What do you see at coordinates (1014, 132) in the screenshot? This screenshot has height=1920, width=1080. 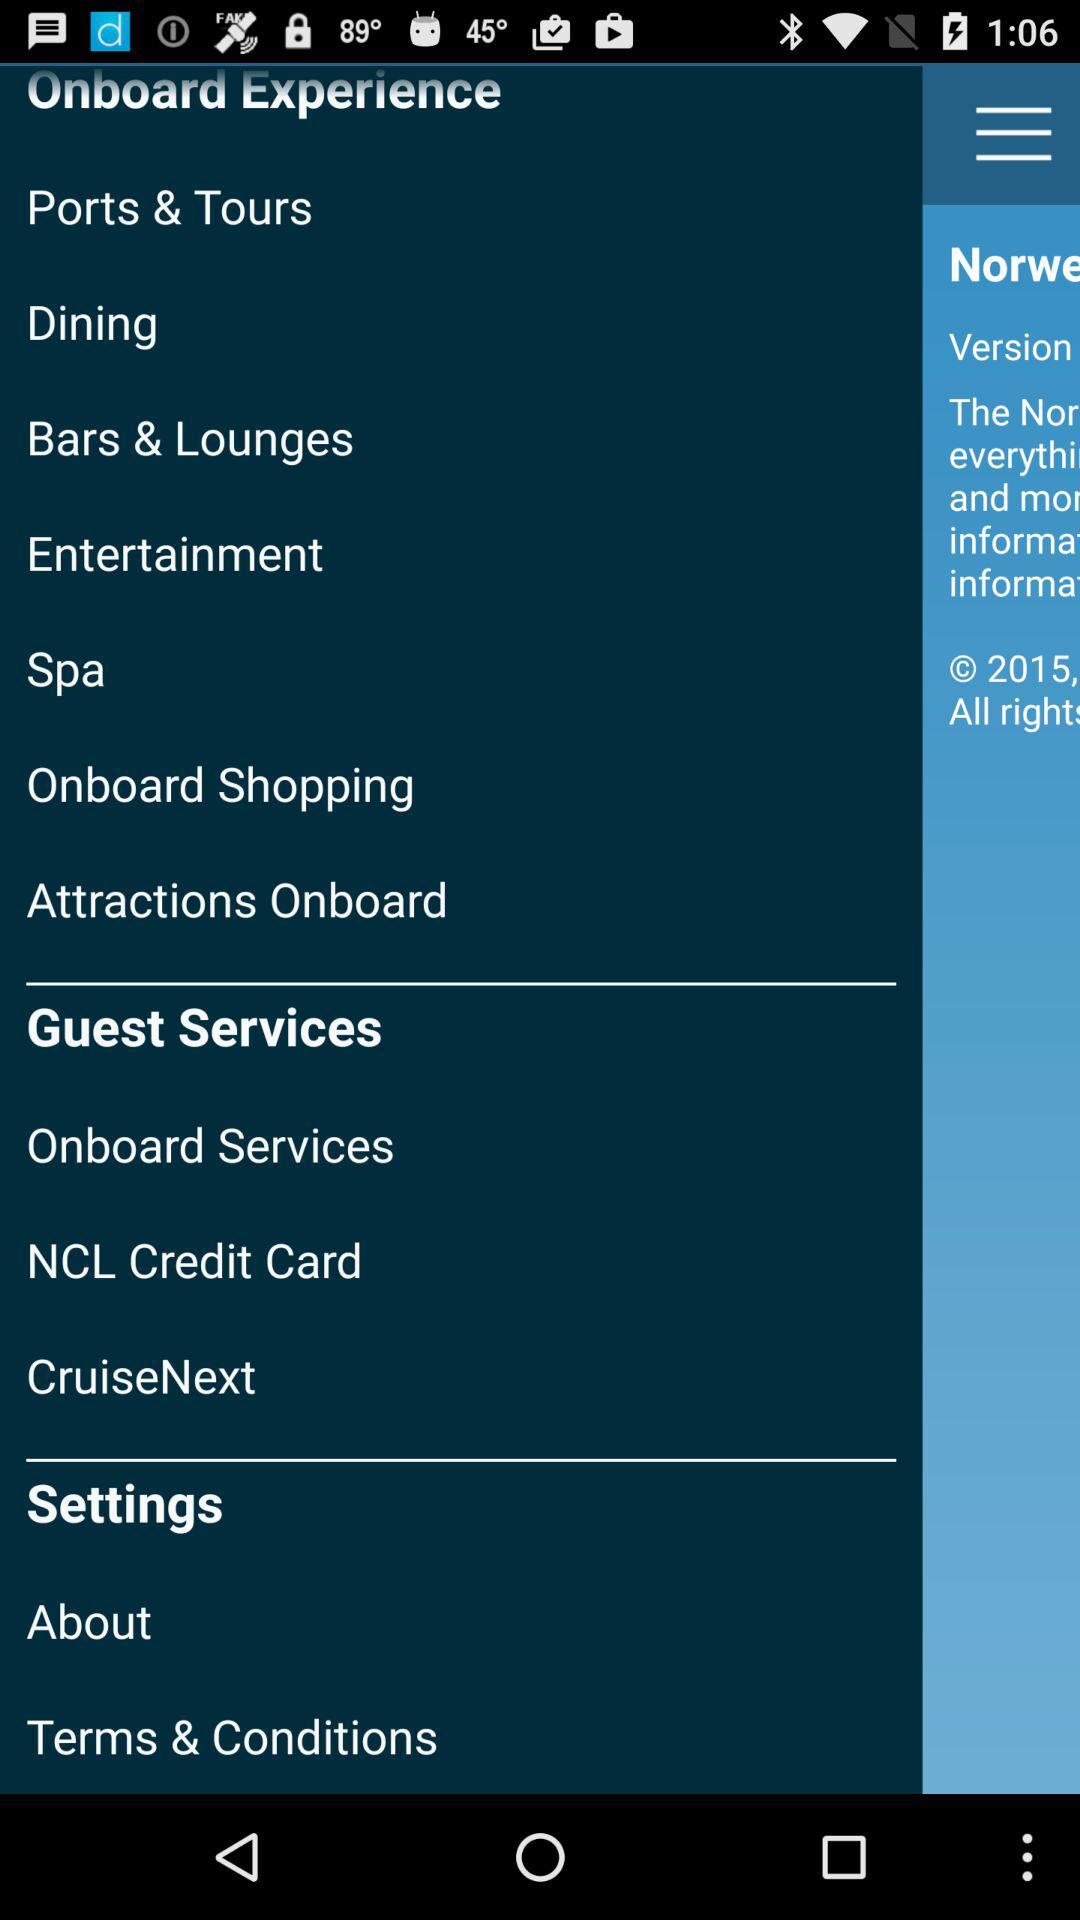 I see `the icon above norwegian iconcierge` at bounding box center [1014, 132].